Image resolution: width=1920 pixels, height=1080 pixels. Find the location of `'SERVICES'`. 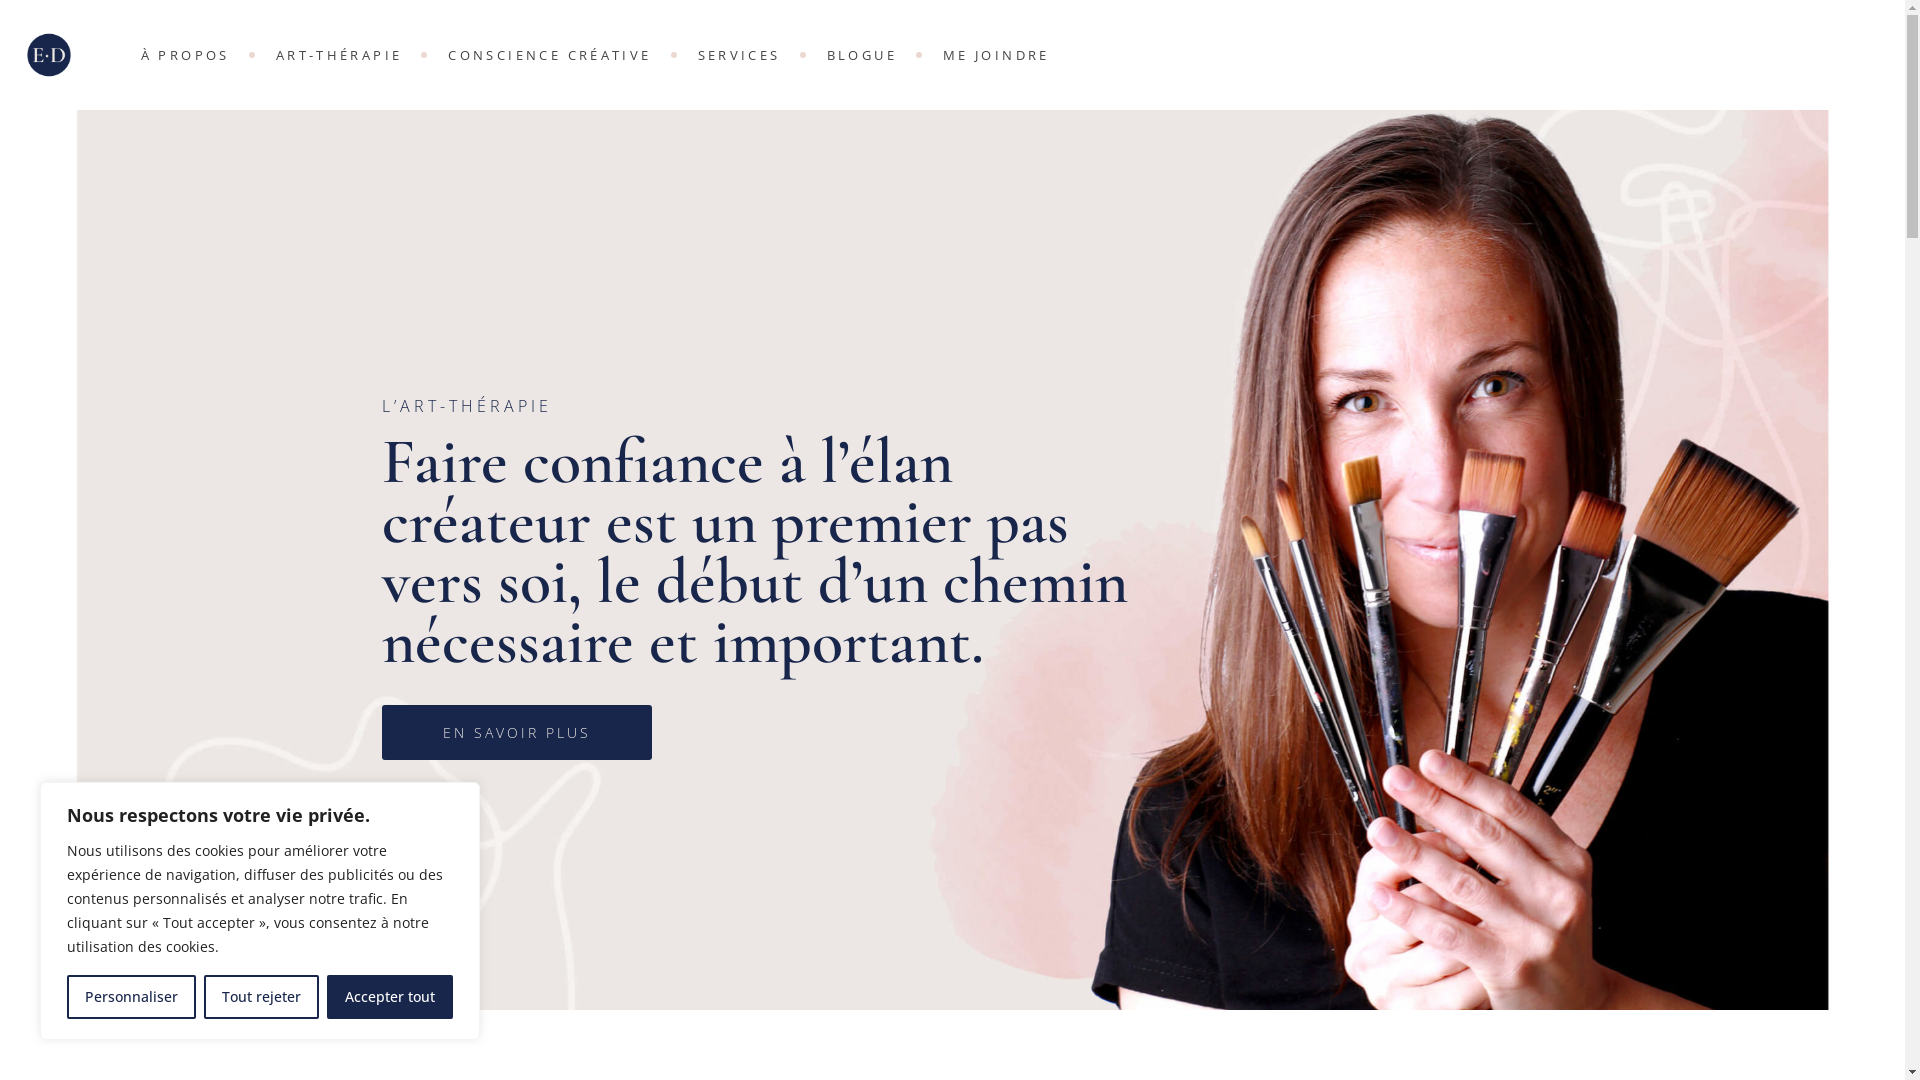

'SERVICES' is located at coordinates (738, 53).